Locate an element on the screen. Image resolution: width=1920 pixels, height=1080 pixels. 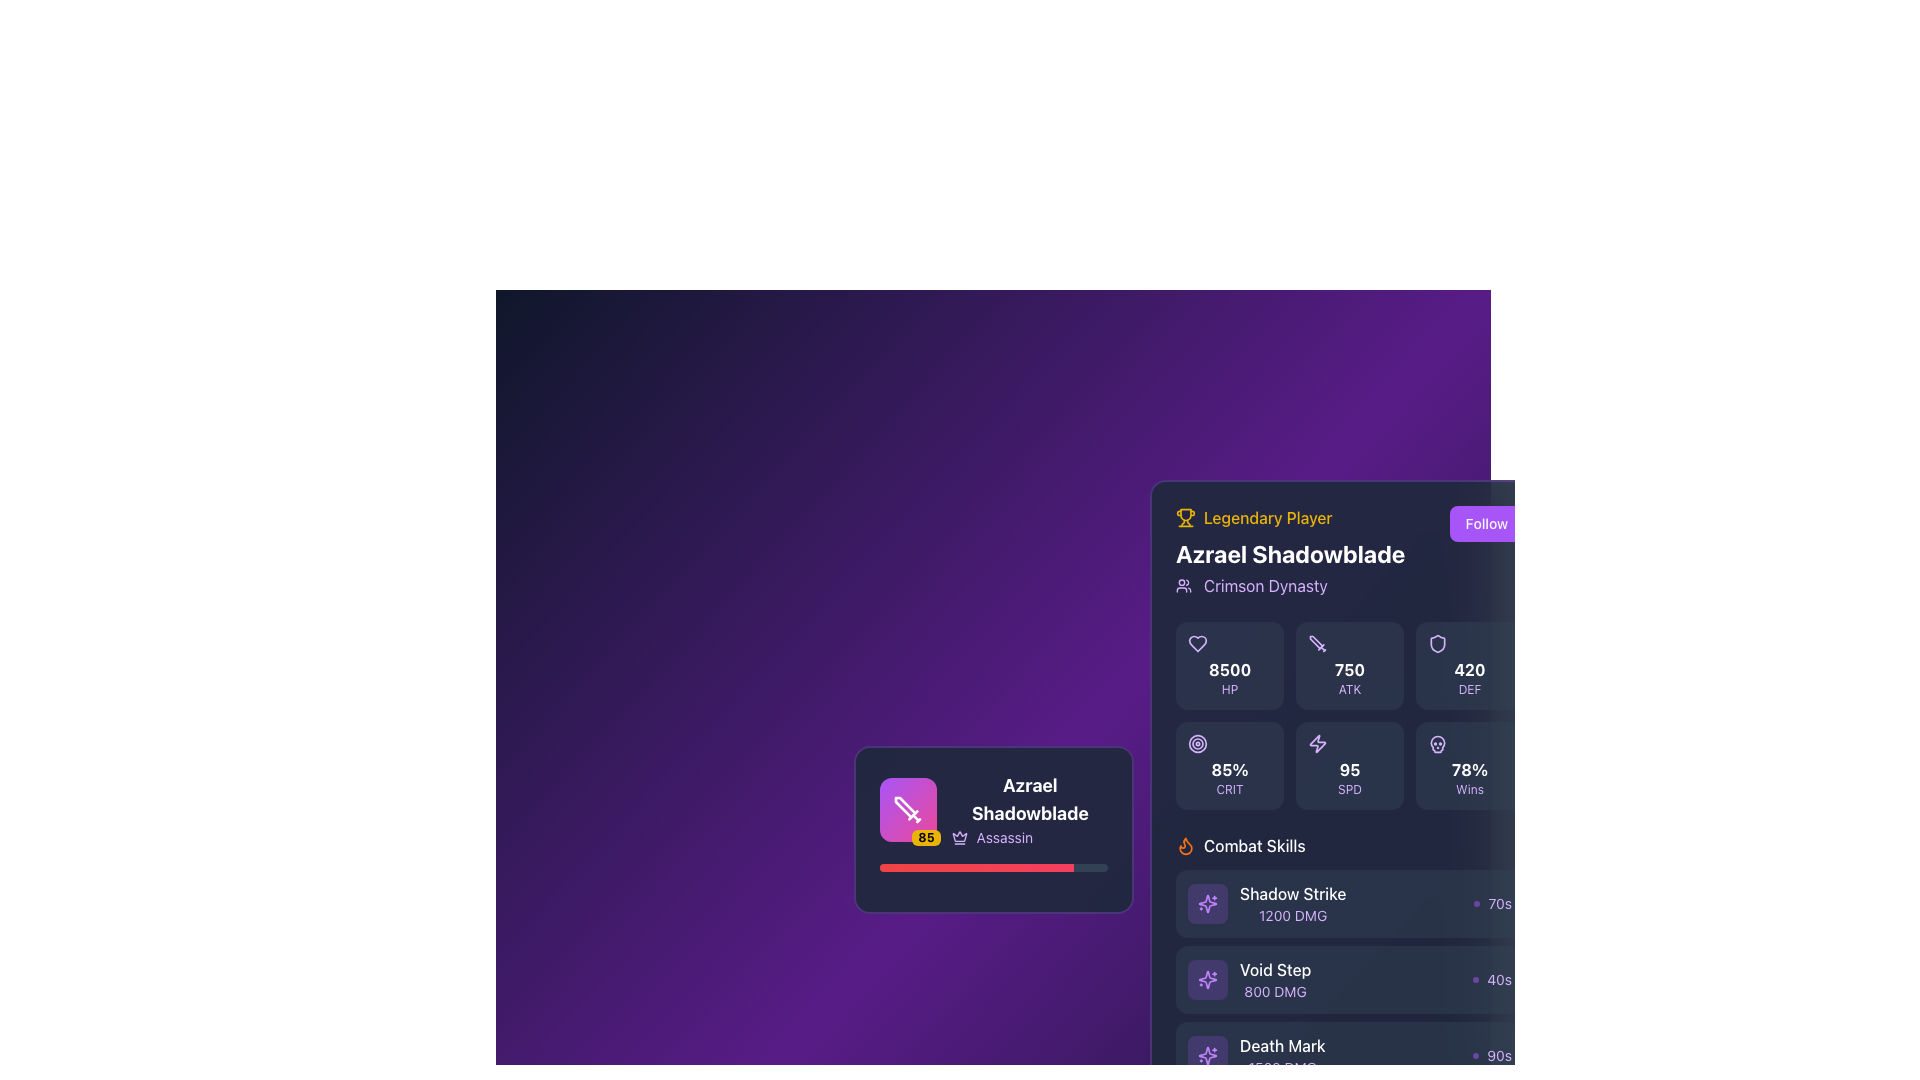
the visual representation of the square-shaped icon with rounded edges and a purple background, located in the 'Combat Skills' section near the 'Shadow Strike' label is located at coordinates (1206, 903).